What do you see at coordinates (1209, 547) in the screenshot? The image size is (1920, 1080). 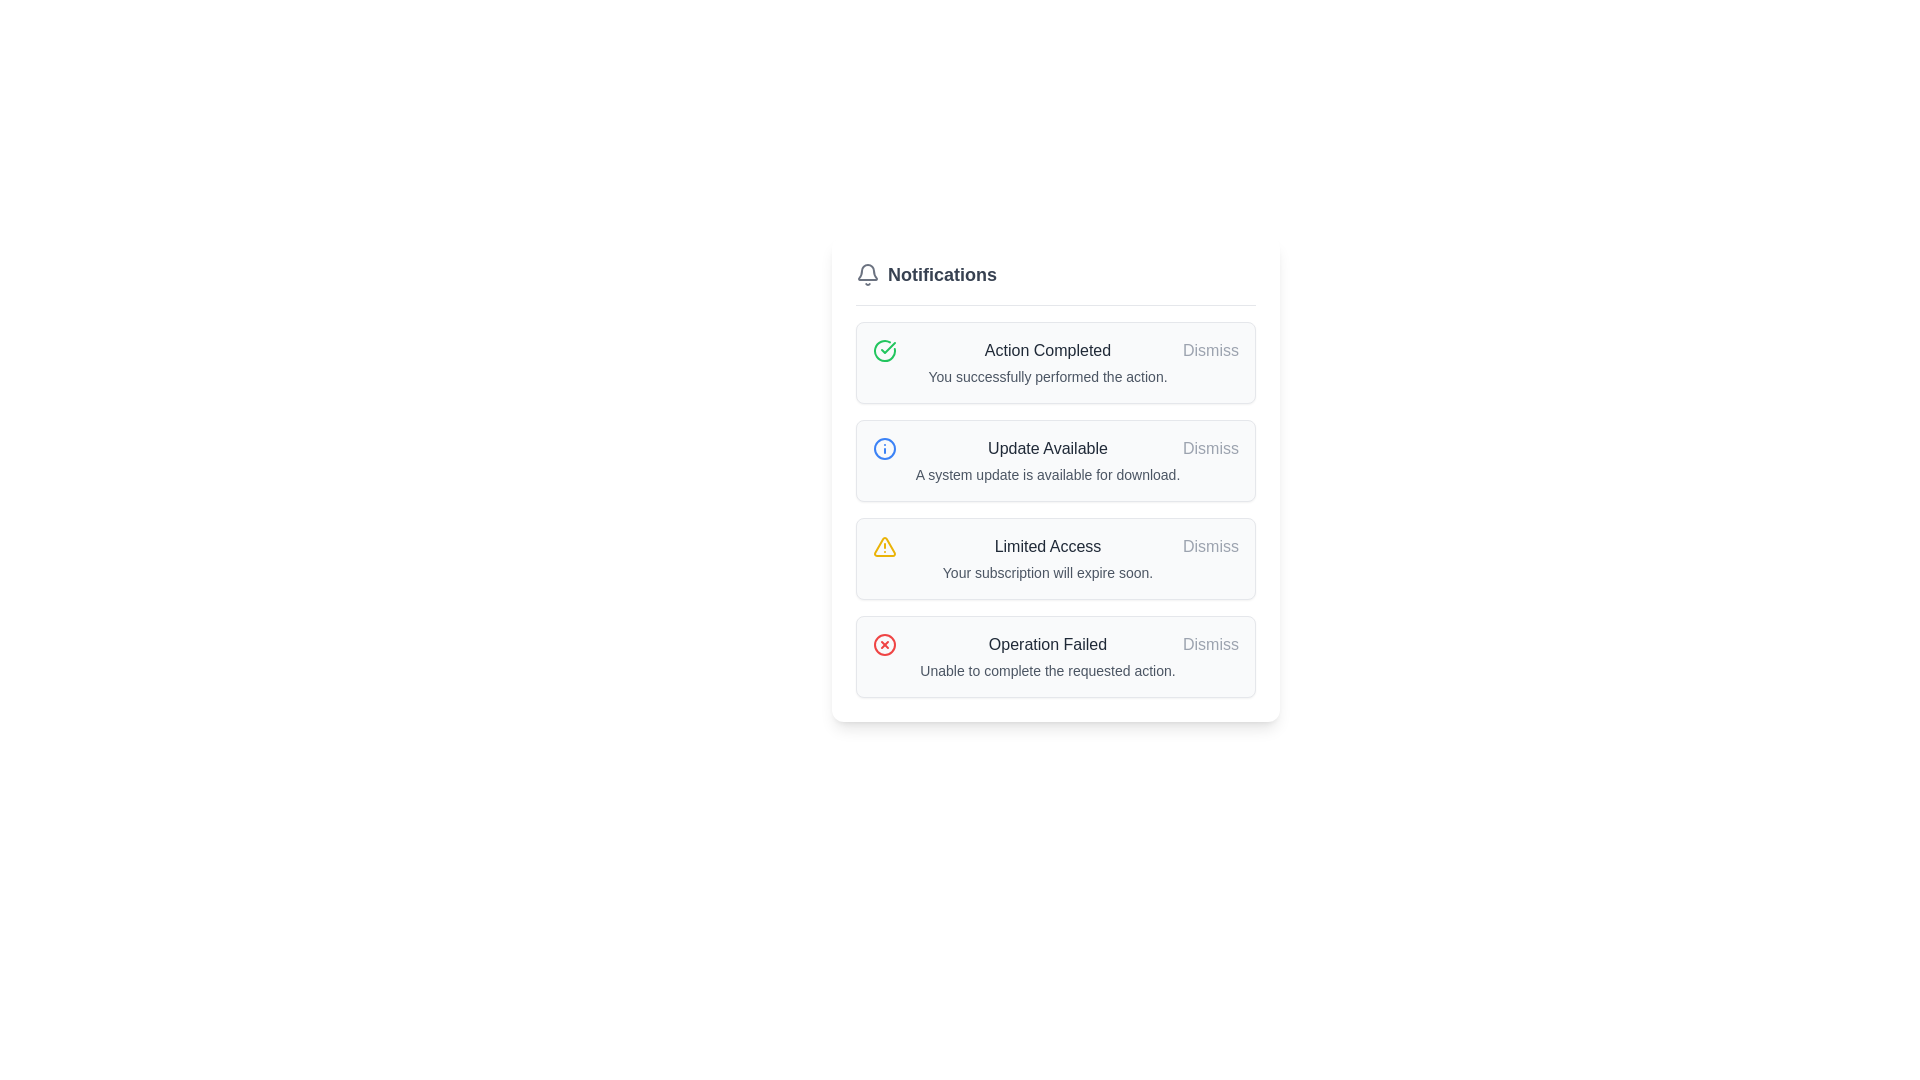 I see `the 'Dismiss' button, which is a clickable text element styled with light gray font next to the warning message 'Limited Access.'` at bounding box center [1209, 547].